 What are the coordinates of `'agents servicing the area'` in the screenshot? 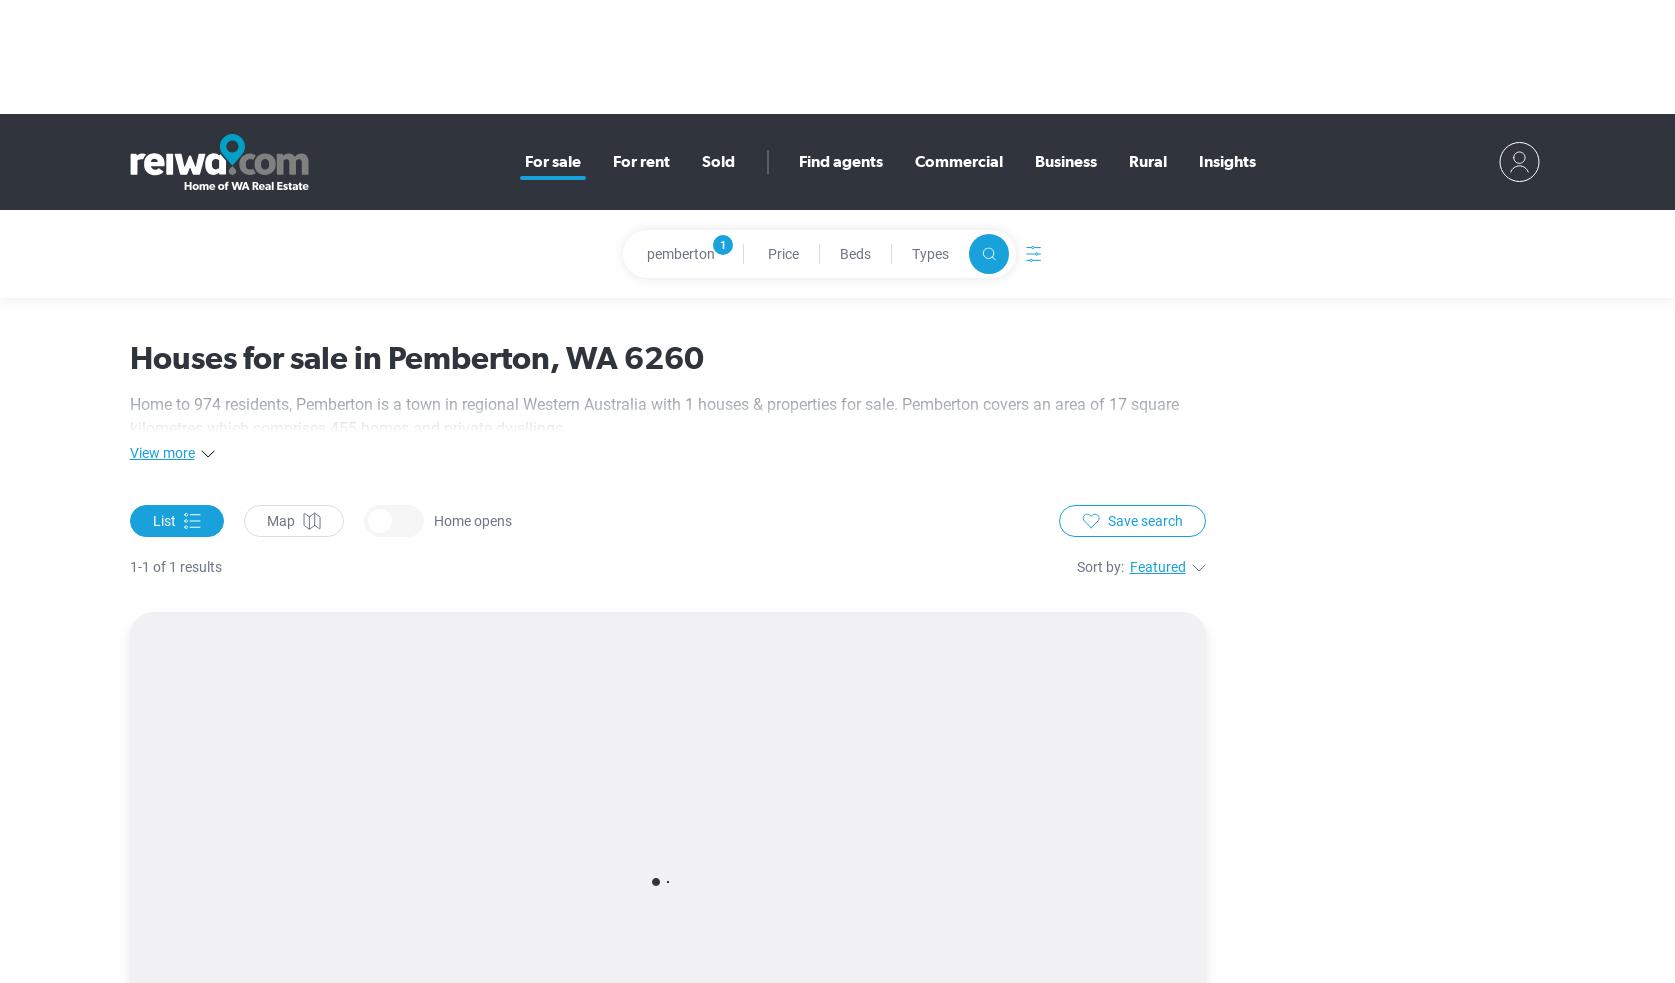 It's located at (838, 538).